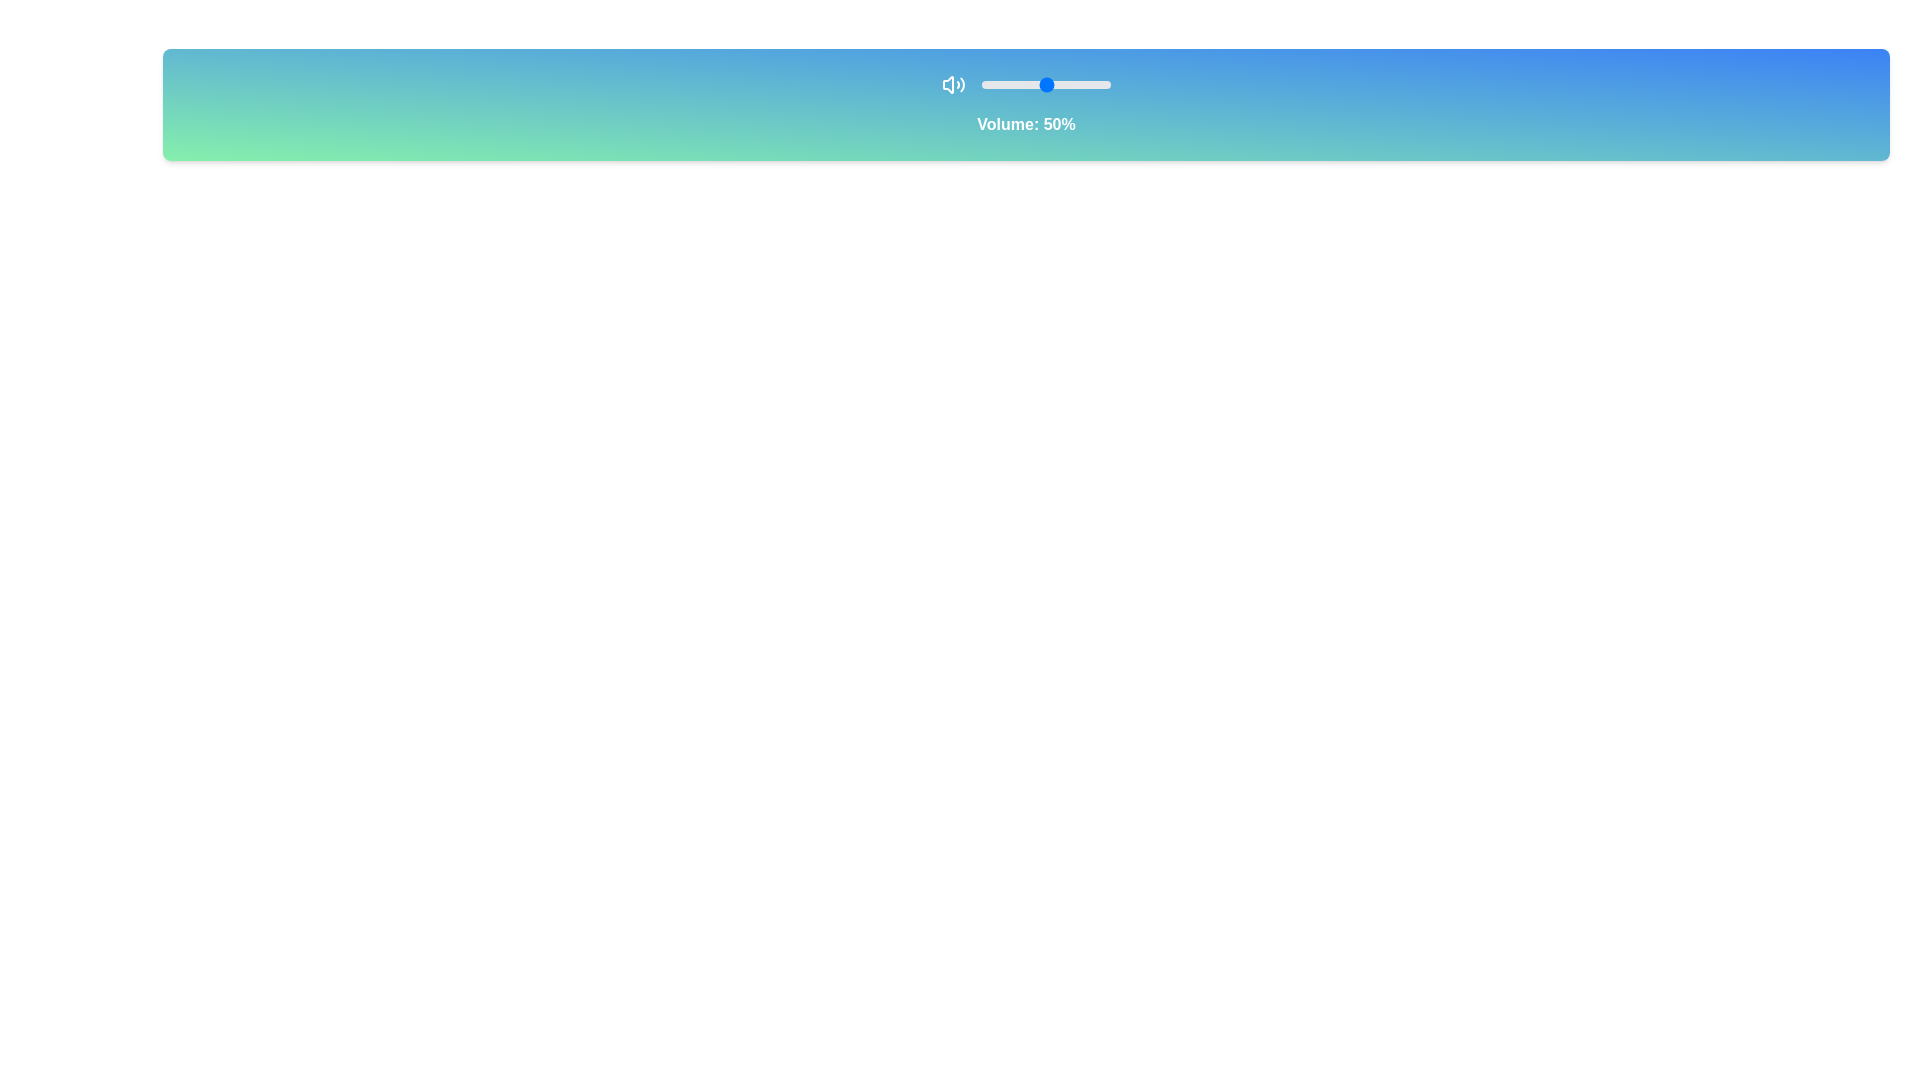 Image resolution: width=1920 pixels, height=1080 pixels. Describe the element at coordinates (1090, 83) in the screenshot. I see `the volume level on the slider` at that location.